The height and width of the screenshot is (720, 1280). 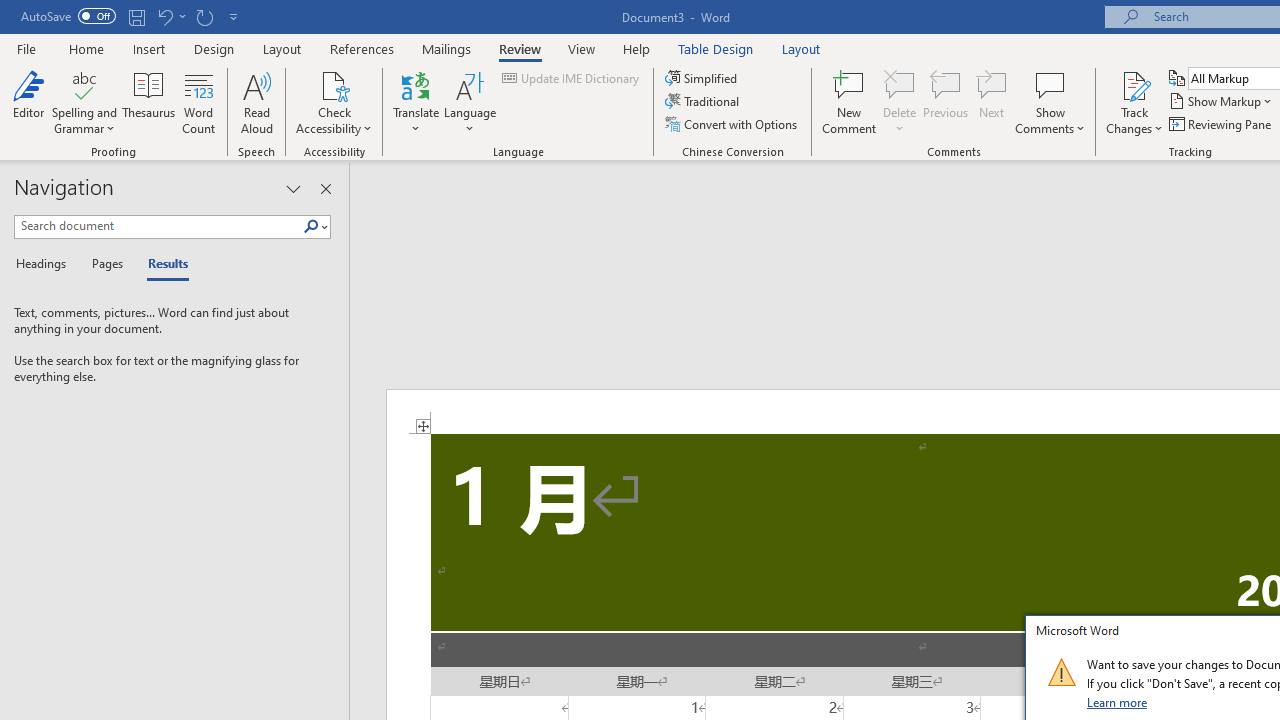 I want to click on 'Show Comments', so click(x=1049, y=103).